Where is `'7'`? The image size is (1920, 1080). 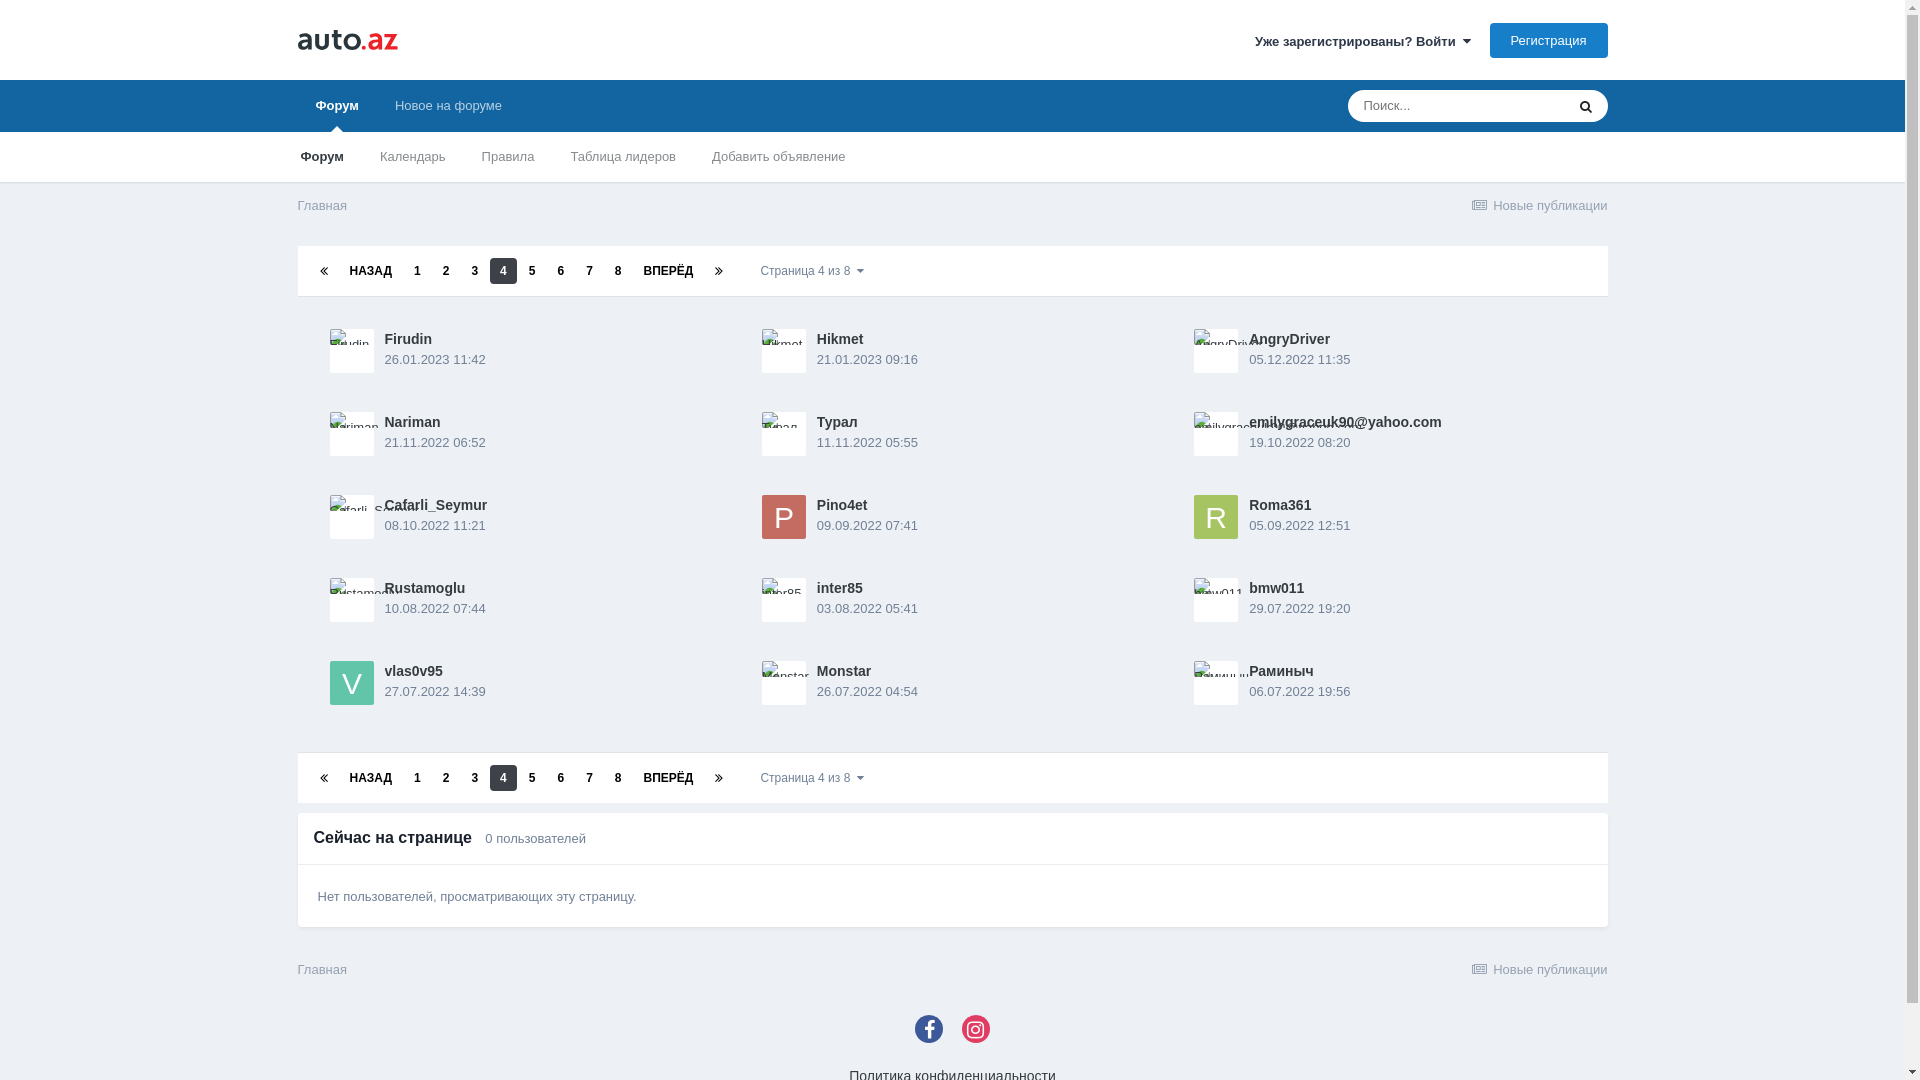 '7' is located at coordinates (588, 270).